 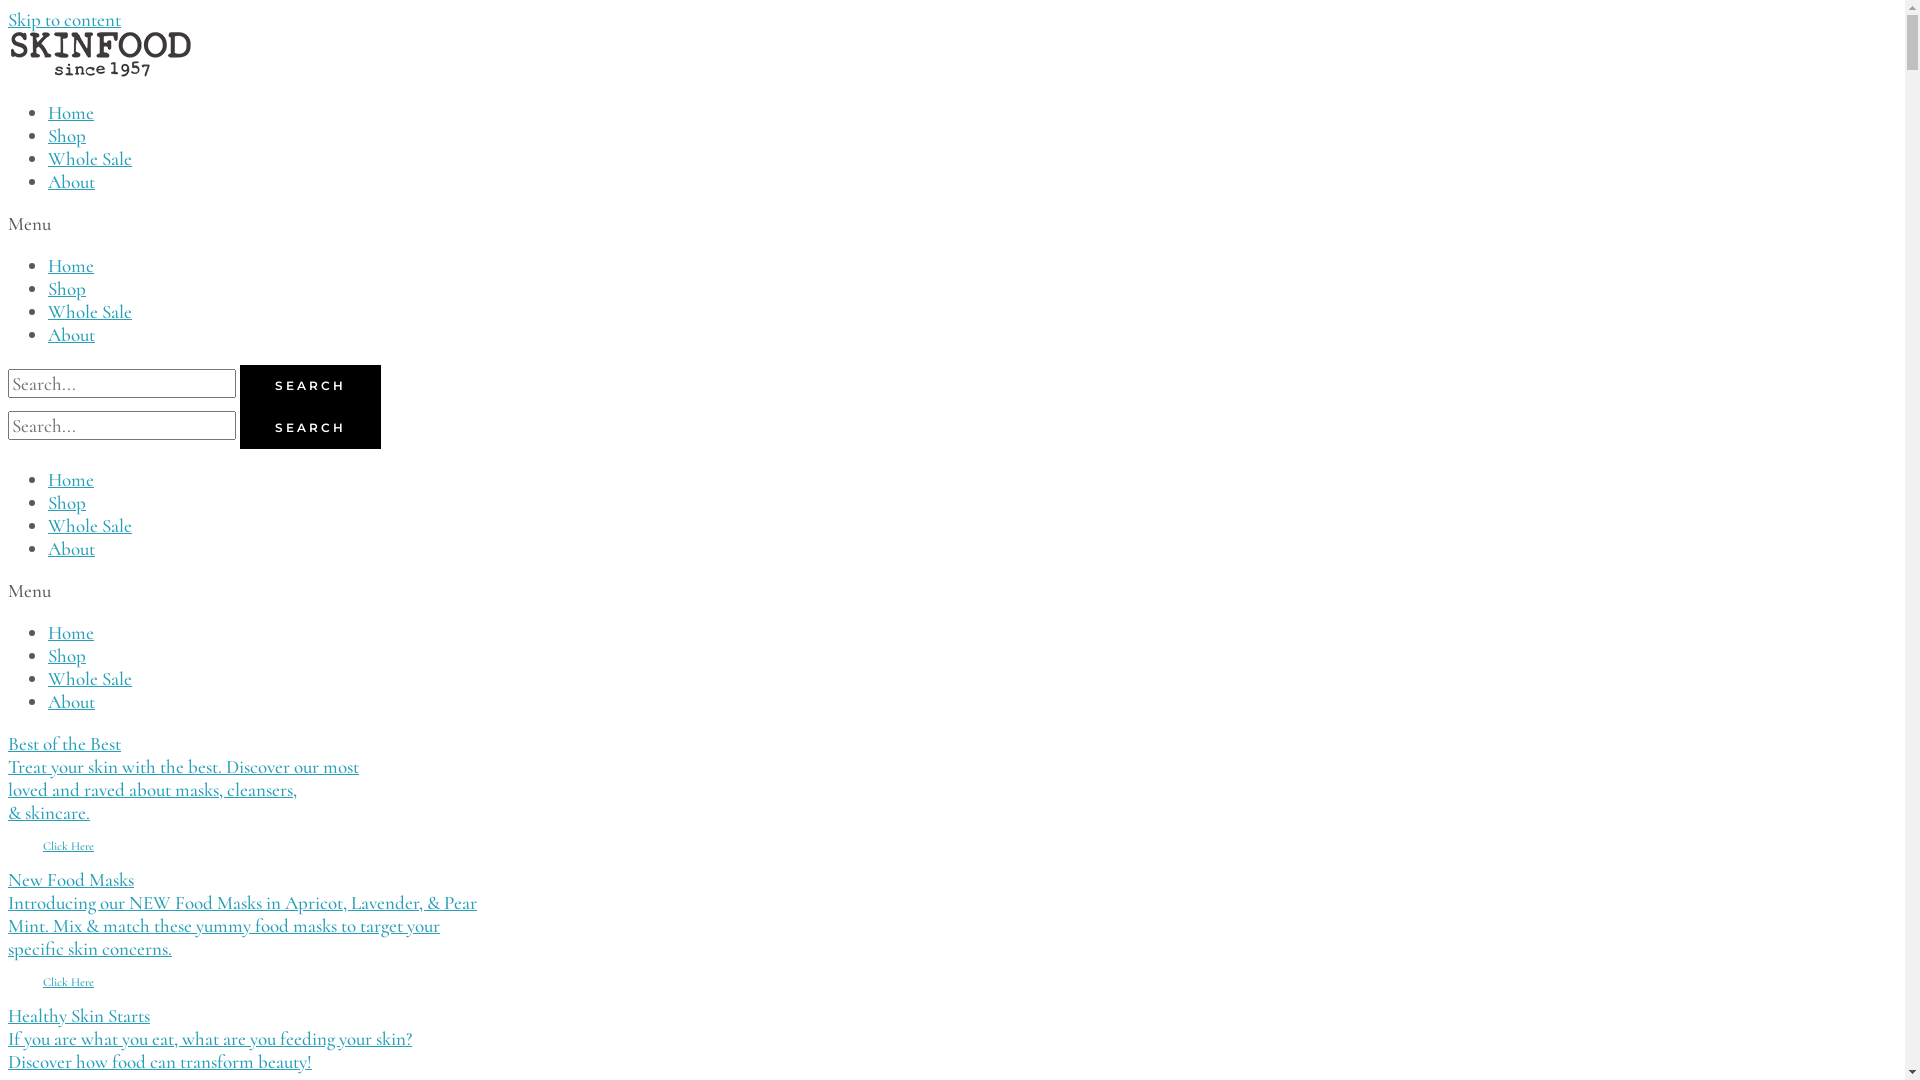 I want to click on 'Shop', so click(x=67, y=135).